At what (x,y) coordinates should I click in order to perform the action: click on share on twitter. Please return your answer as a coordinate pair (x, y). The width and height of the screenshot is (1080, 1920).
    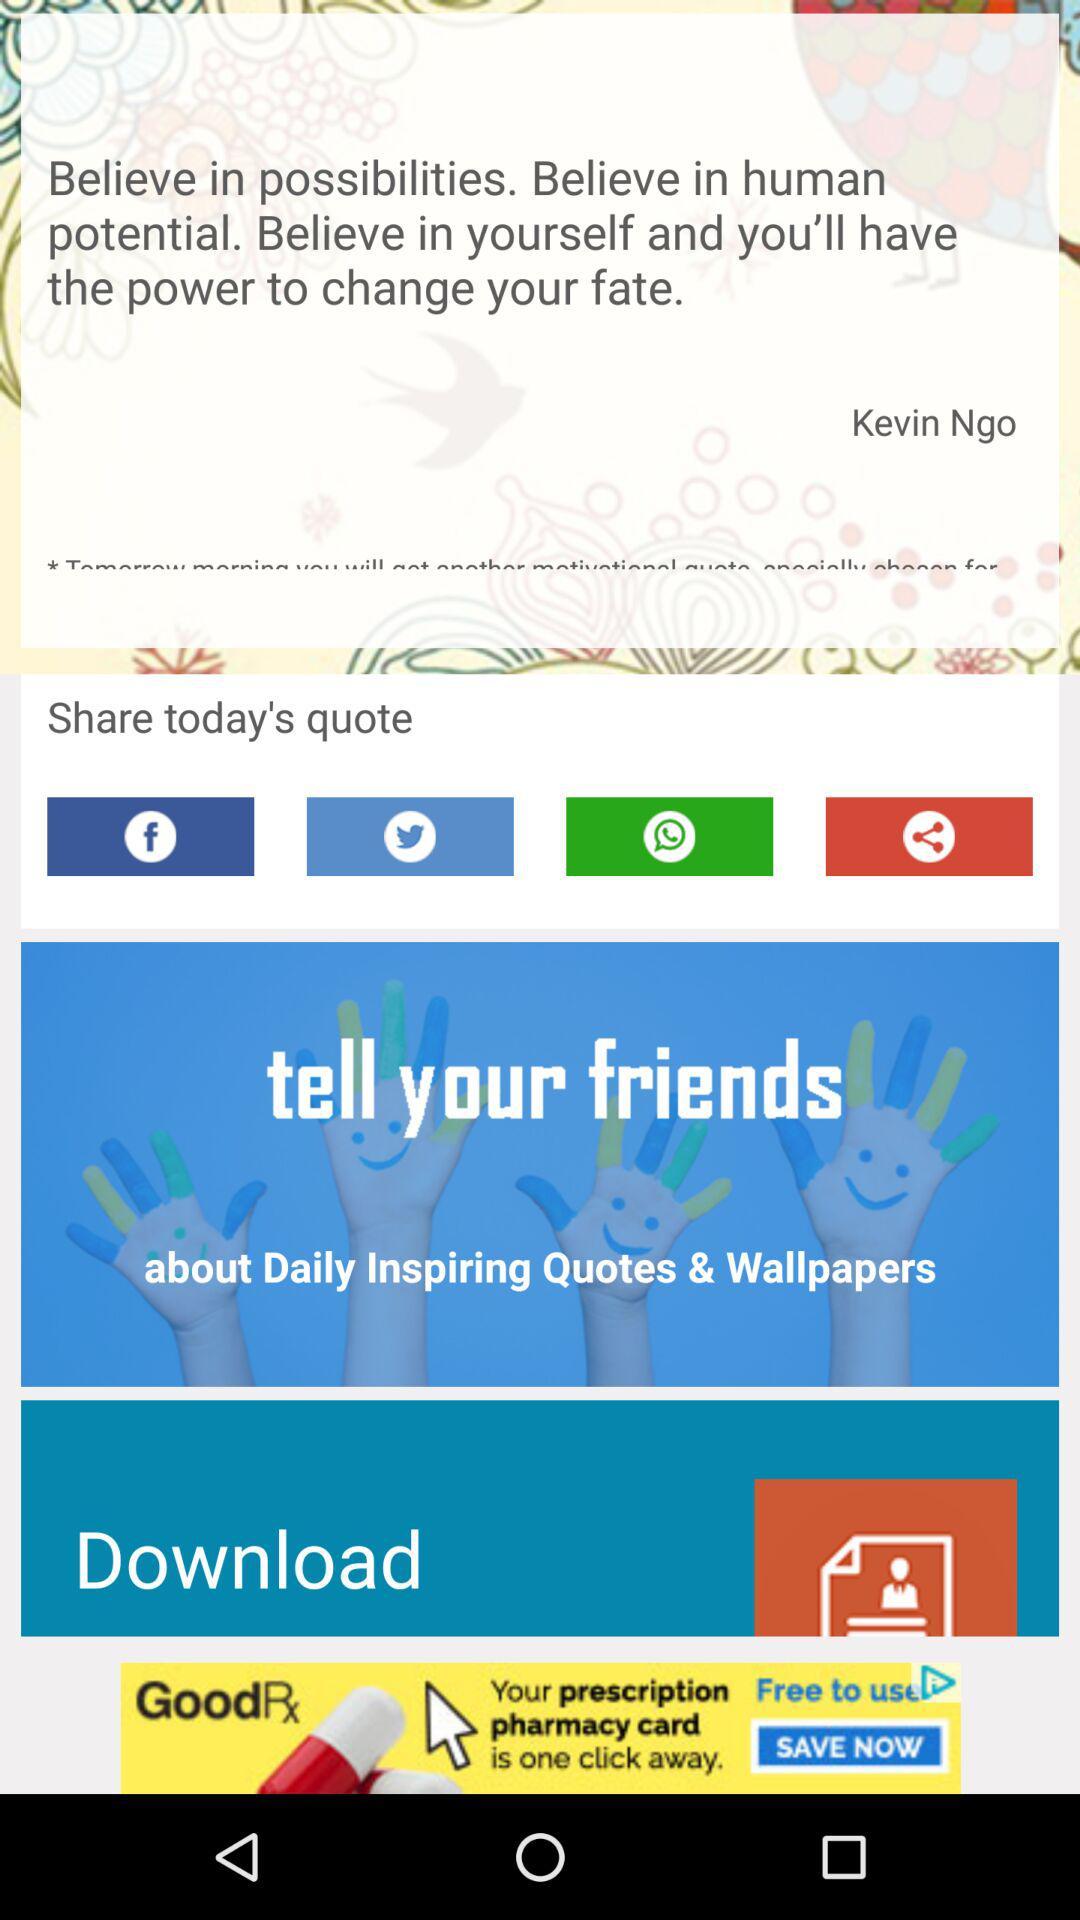
    Looking at the image, I should click on (409, 836).